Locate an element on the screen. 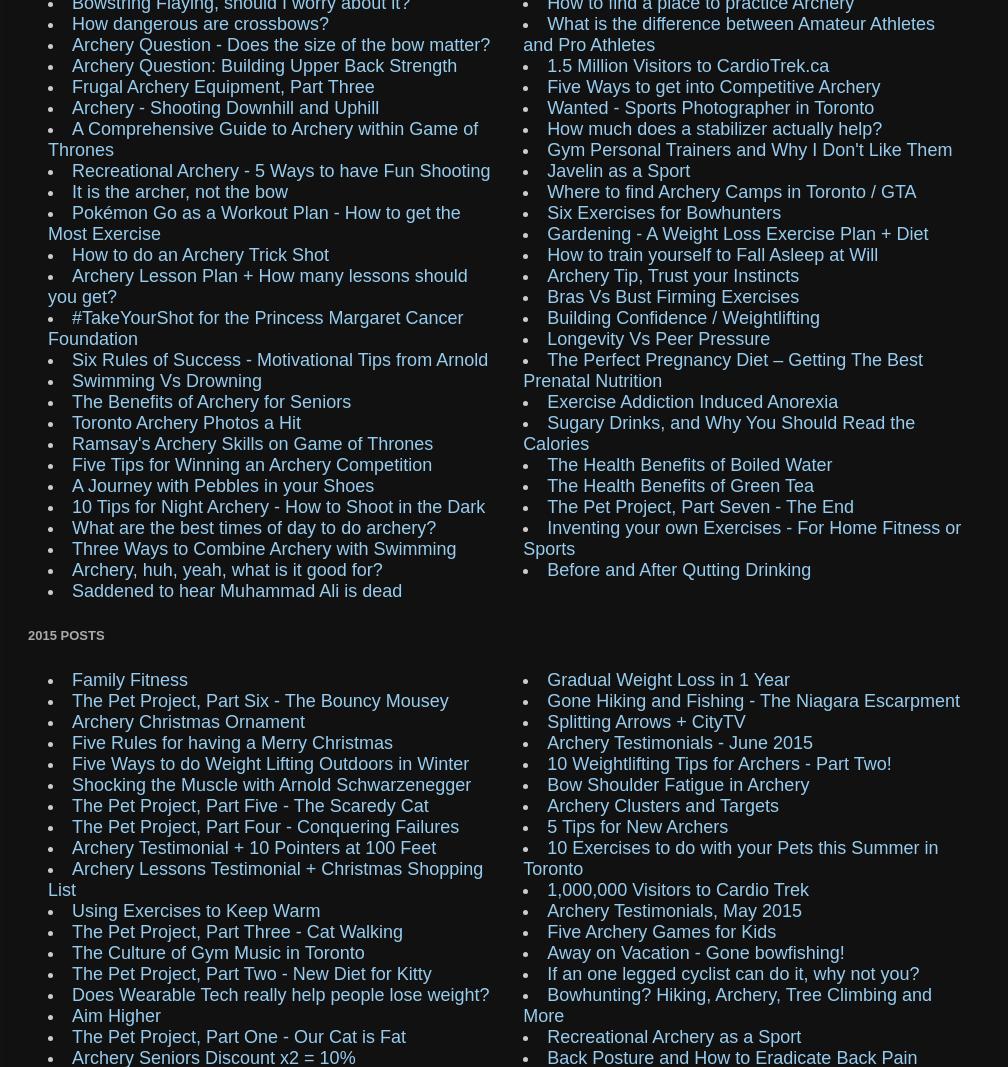 This screenshot has width=1008, height=1067. 'Archery - Shooting Downhill and Uphill' is located at coordinates (225, 106).